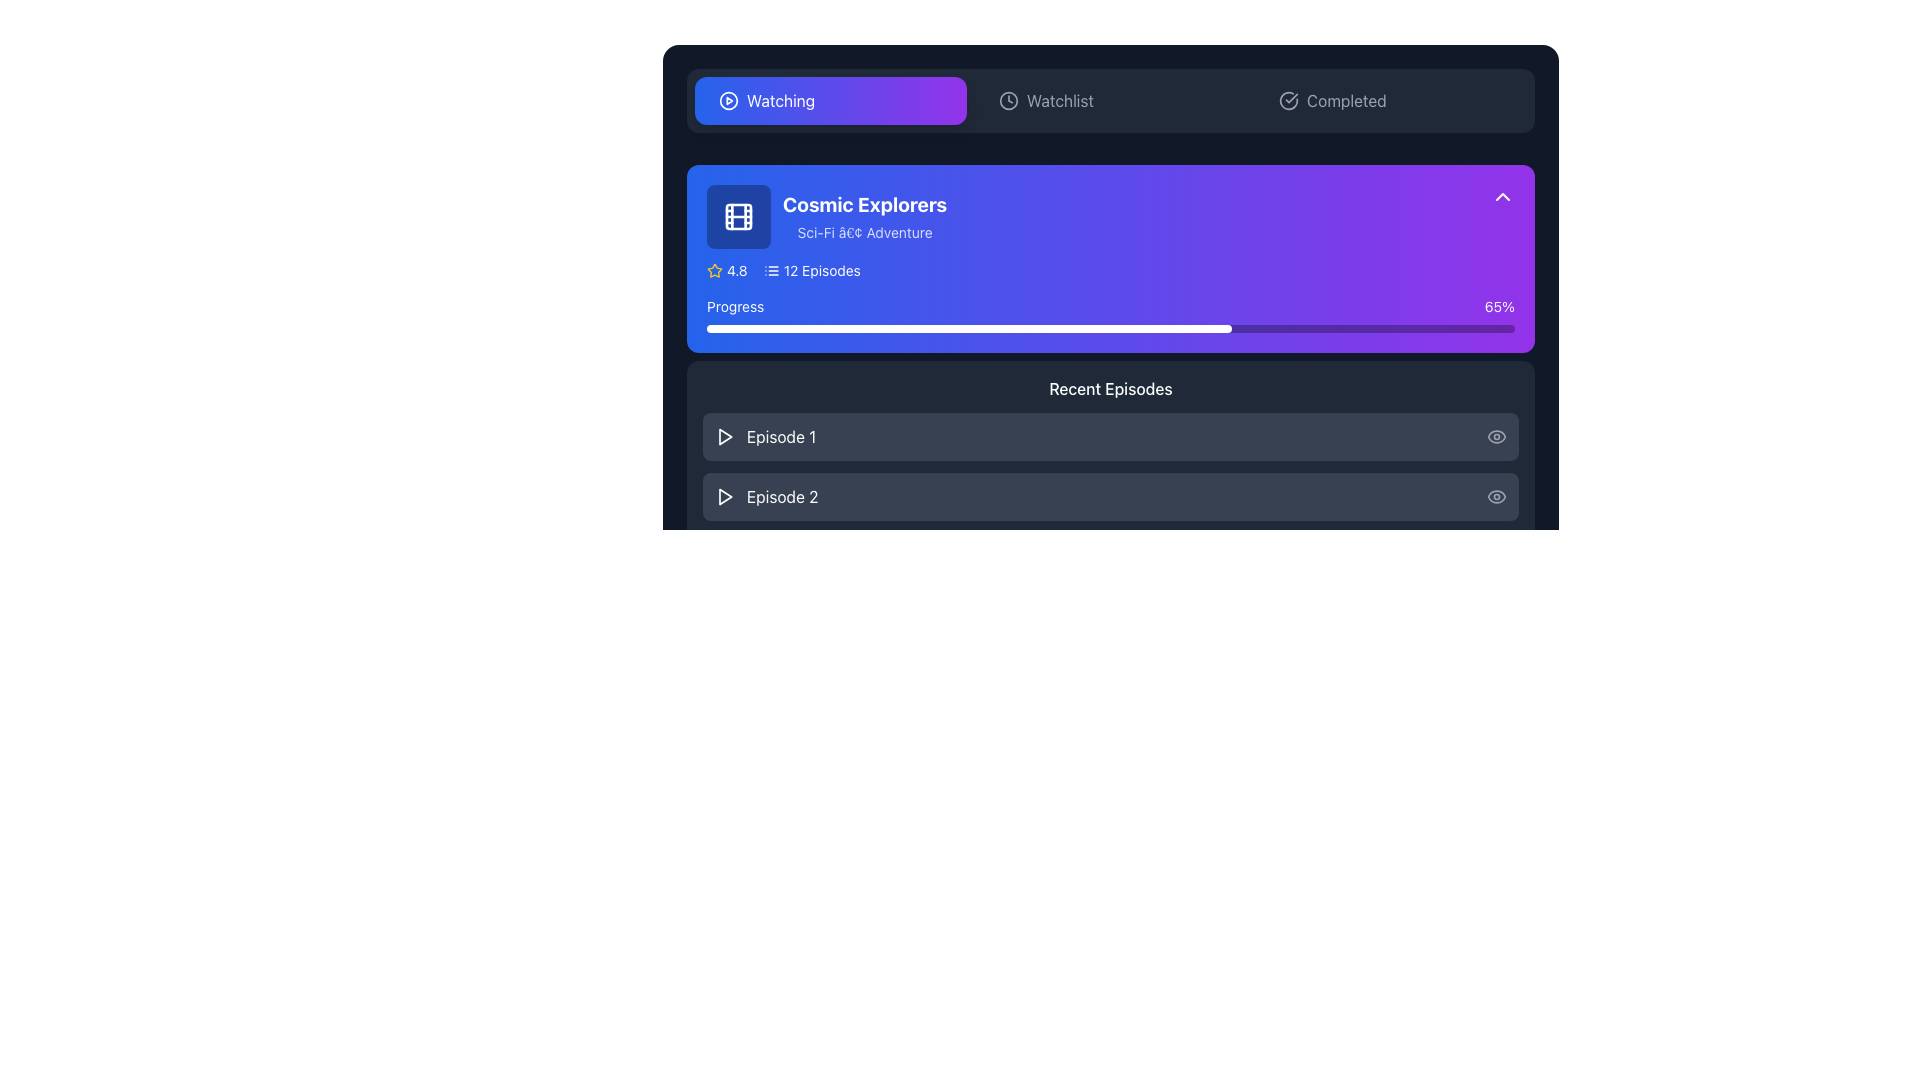 The image size is (1920, 1080). Describe the element at coordinates (1392, 327) in the screenshot. I see `progress bar` at that location.